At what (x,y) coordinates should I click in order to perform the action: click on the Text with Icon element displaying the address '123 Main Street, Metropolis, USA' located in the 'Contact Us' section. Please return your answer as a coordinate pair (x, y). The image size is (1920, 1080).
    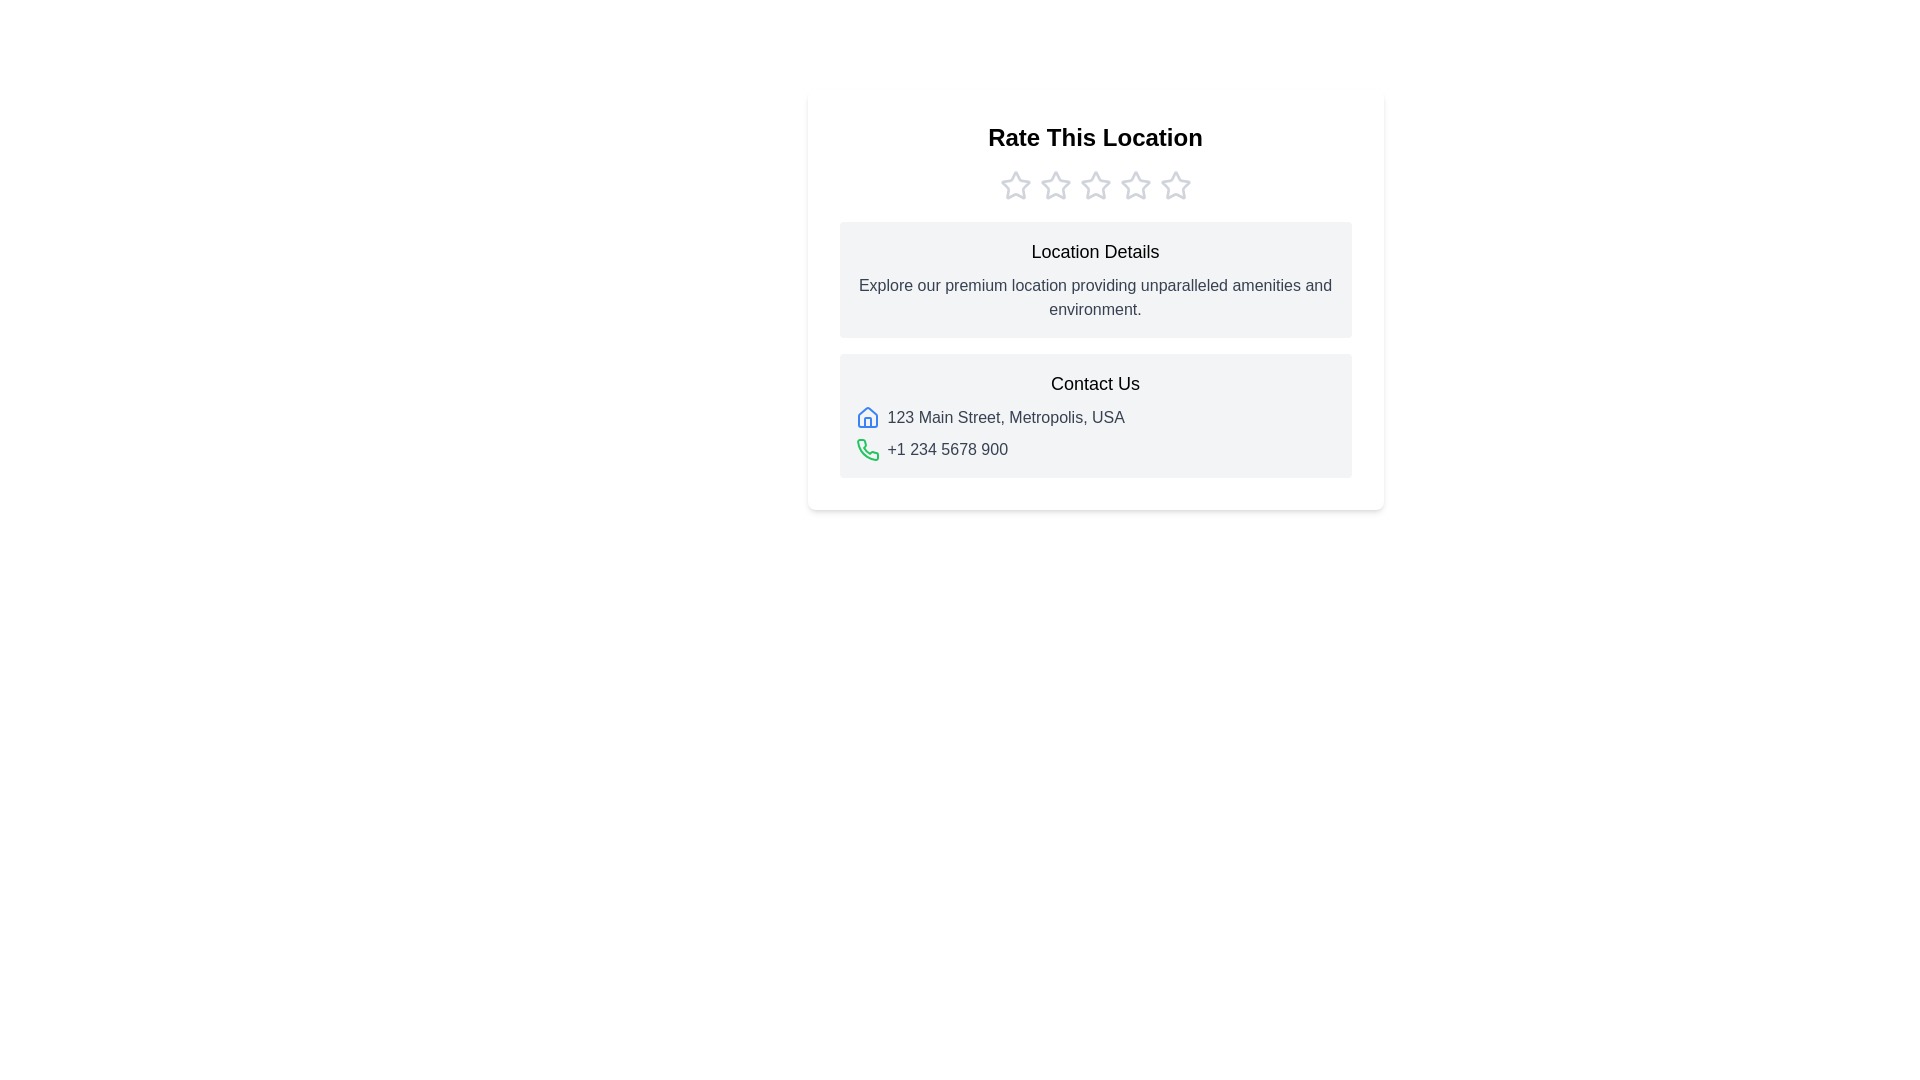
    Looking at the image, I should click on (1094, 416).